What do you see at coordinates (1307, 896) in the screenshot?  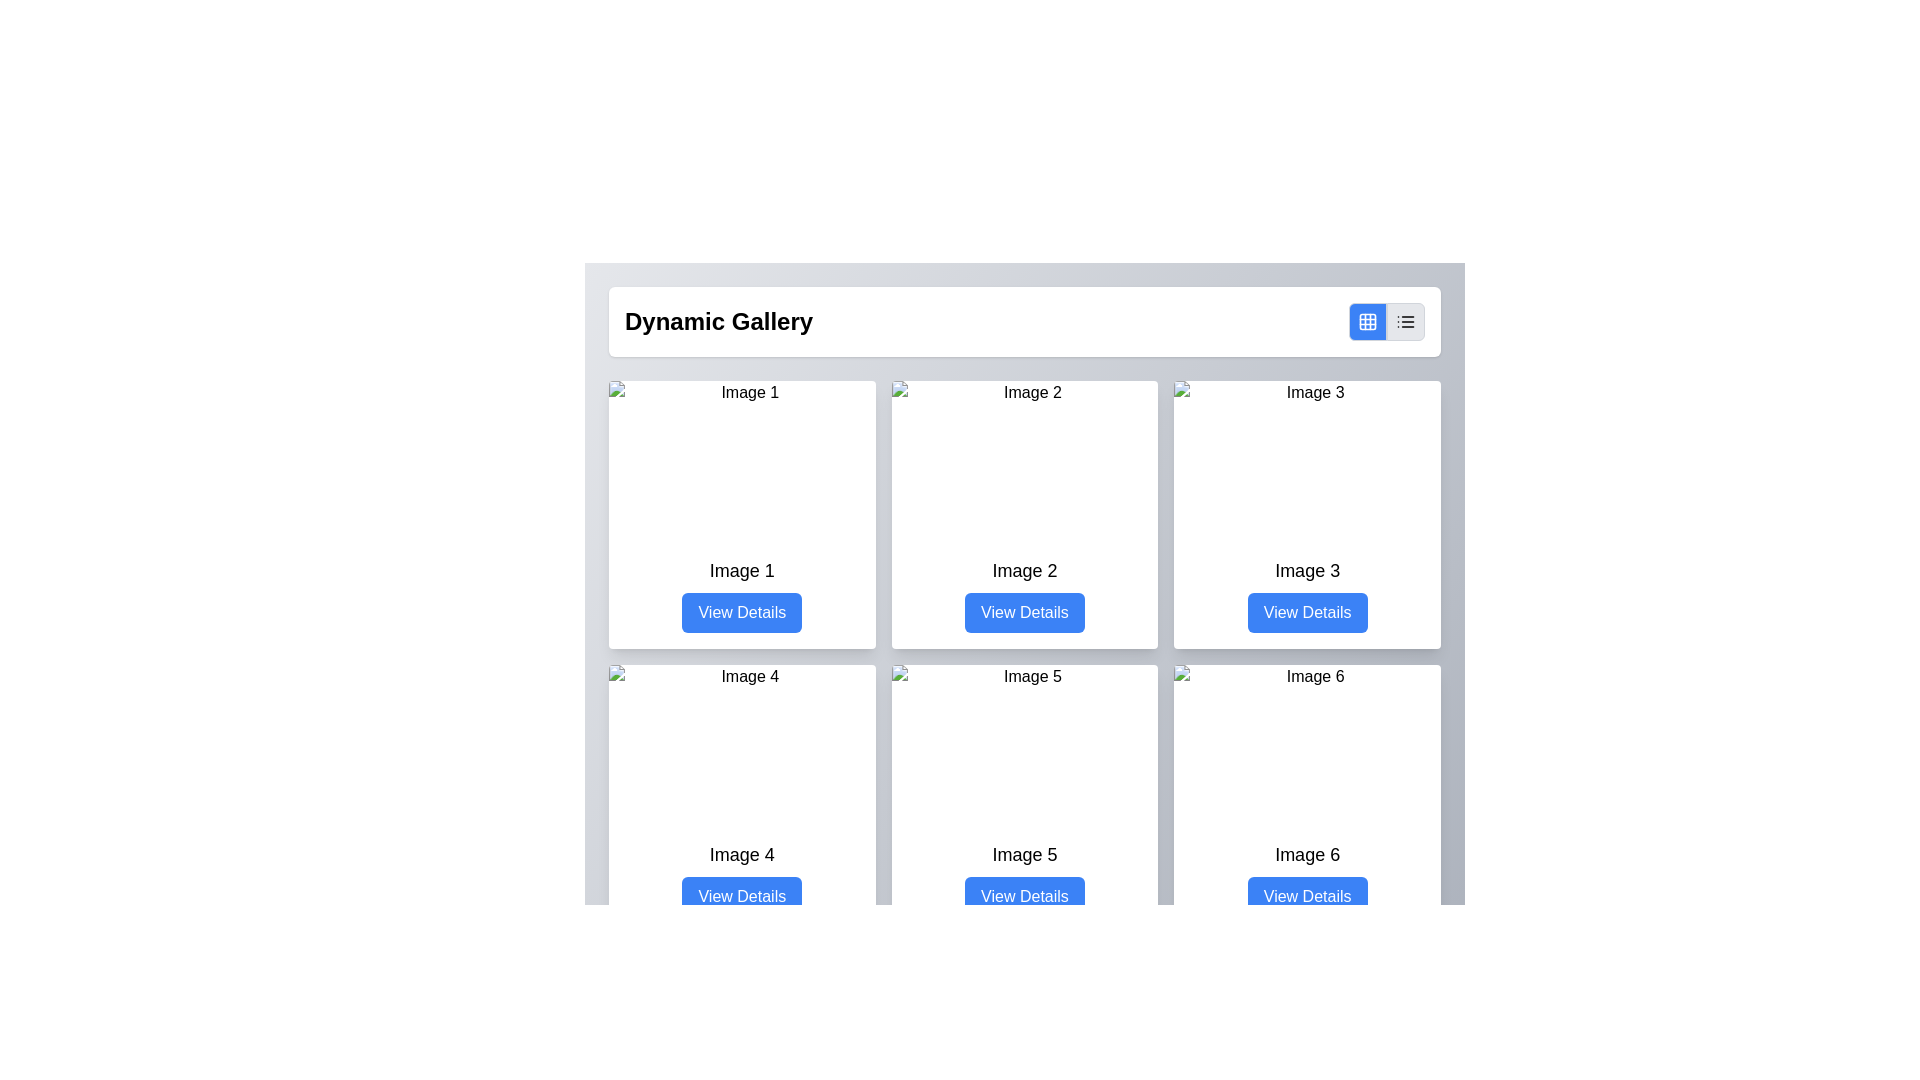 I see `the 'View Details' button, which is a rectangular button with white text on a blue background, located below the label 'Image 6' in the bottom section of its grid item` at bounding box center [1307, 896].